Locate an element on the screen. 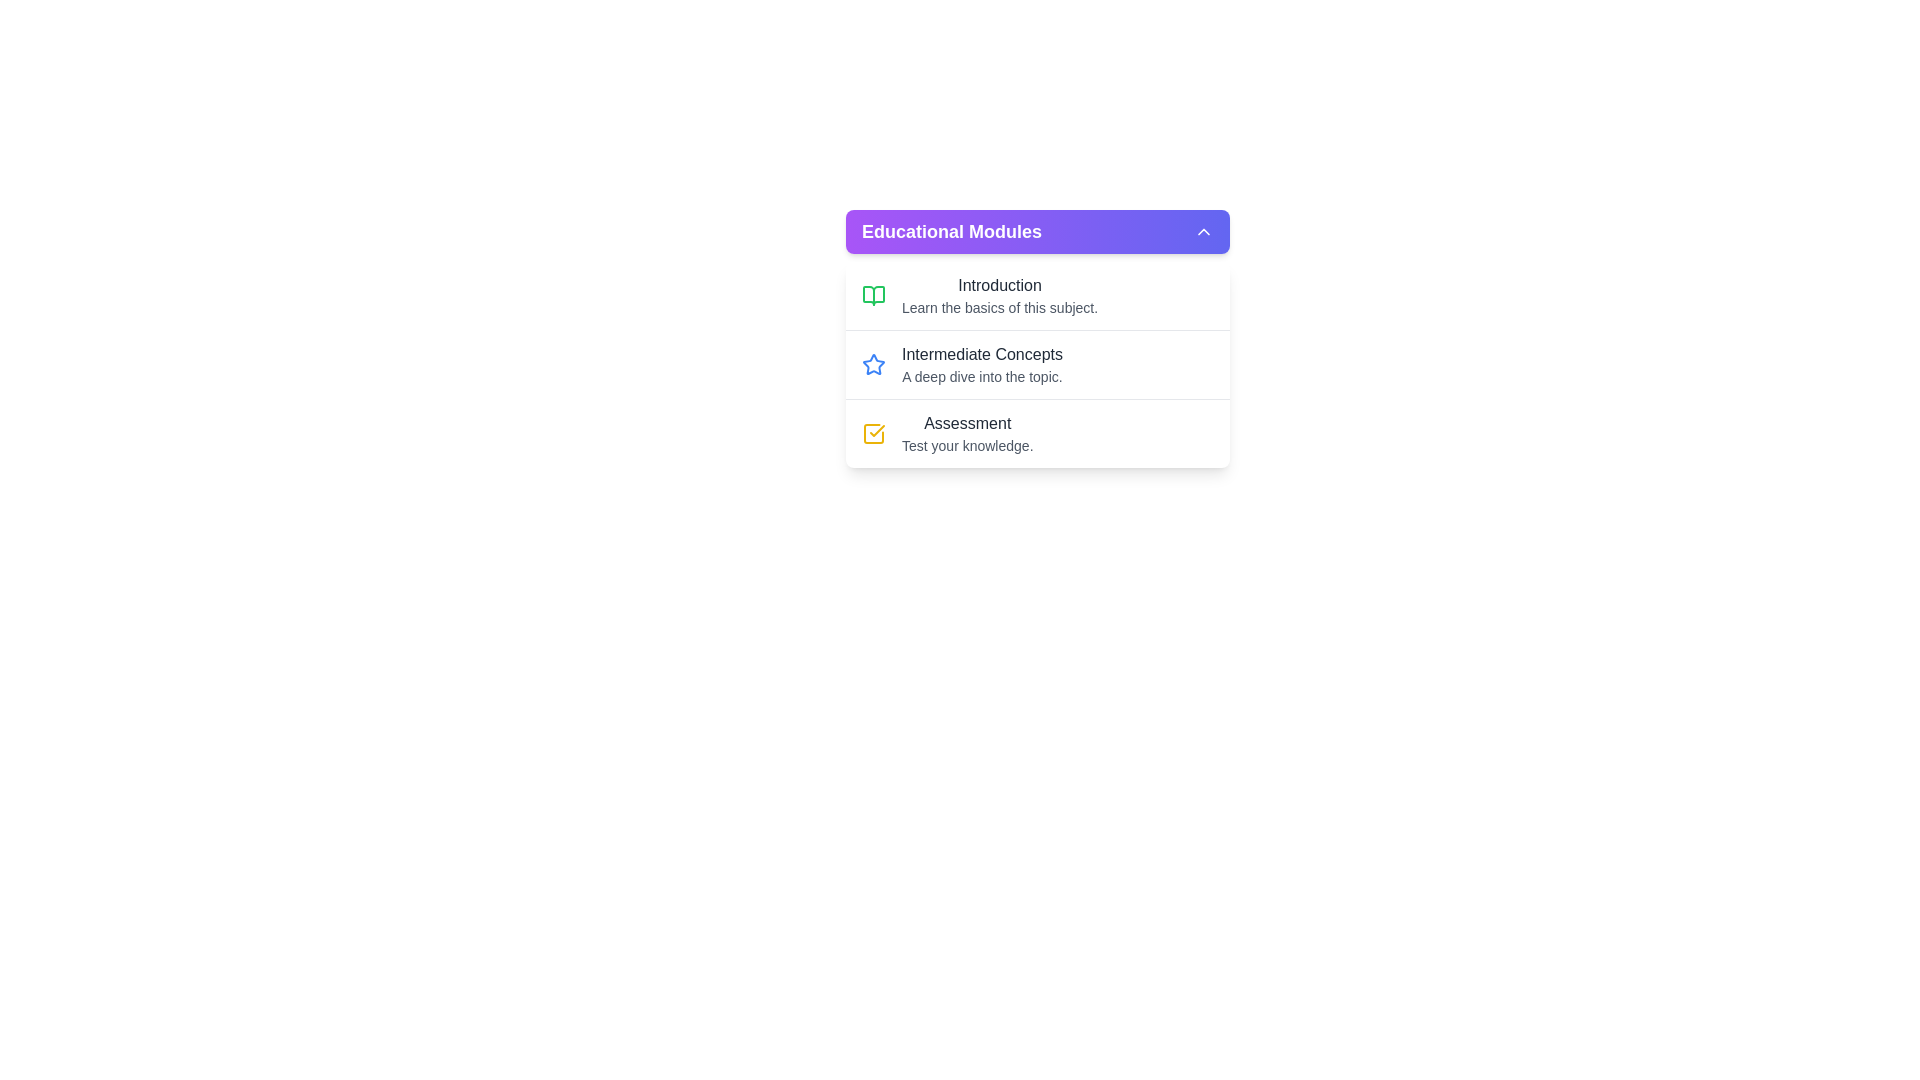 This screenshot has width=1920, height=1080. description of the List element with the heading 'Assessment' and the subtitle 'Test your knowledge.' is located at coordinates (967, 433).